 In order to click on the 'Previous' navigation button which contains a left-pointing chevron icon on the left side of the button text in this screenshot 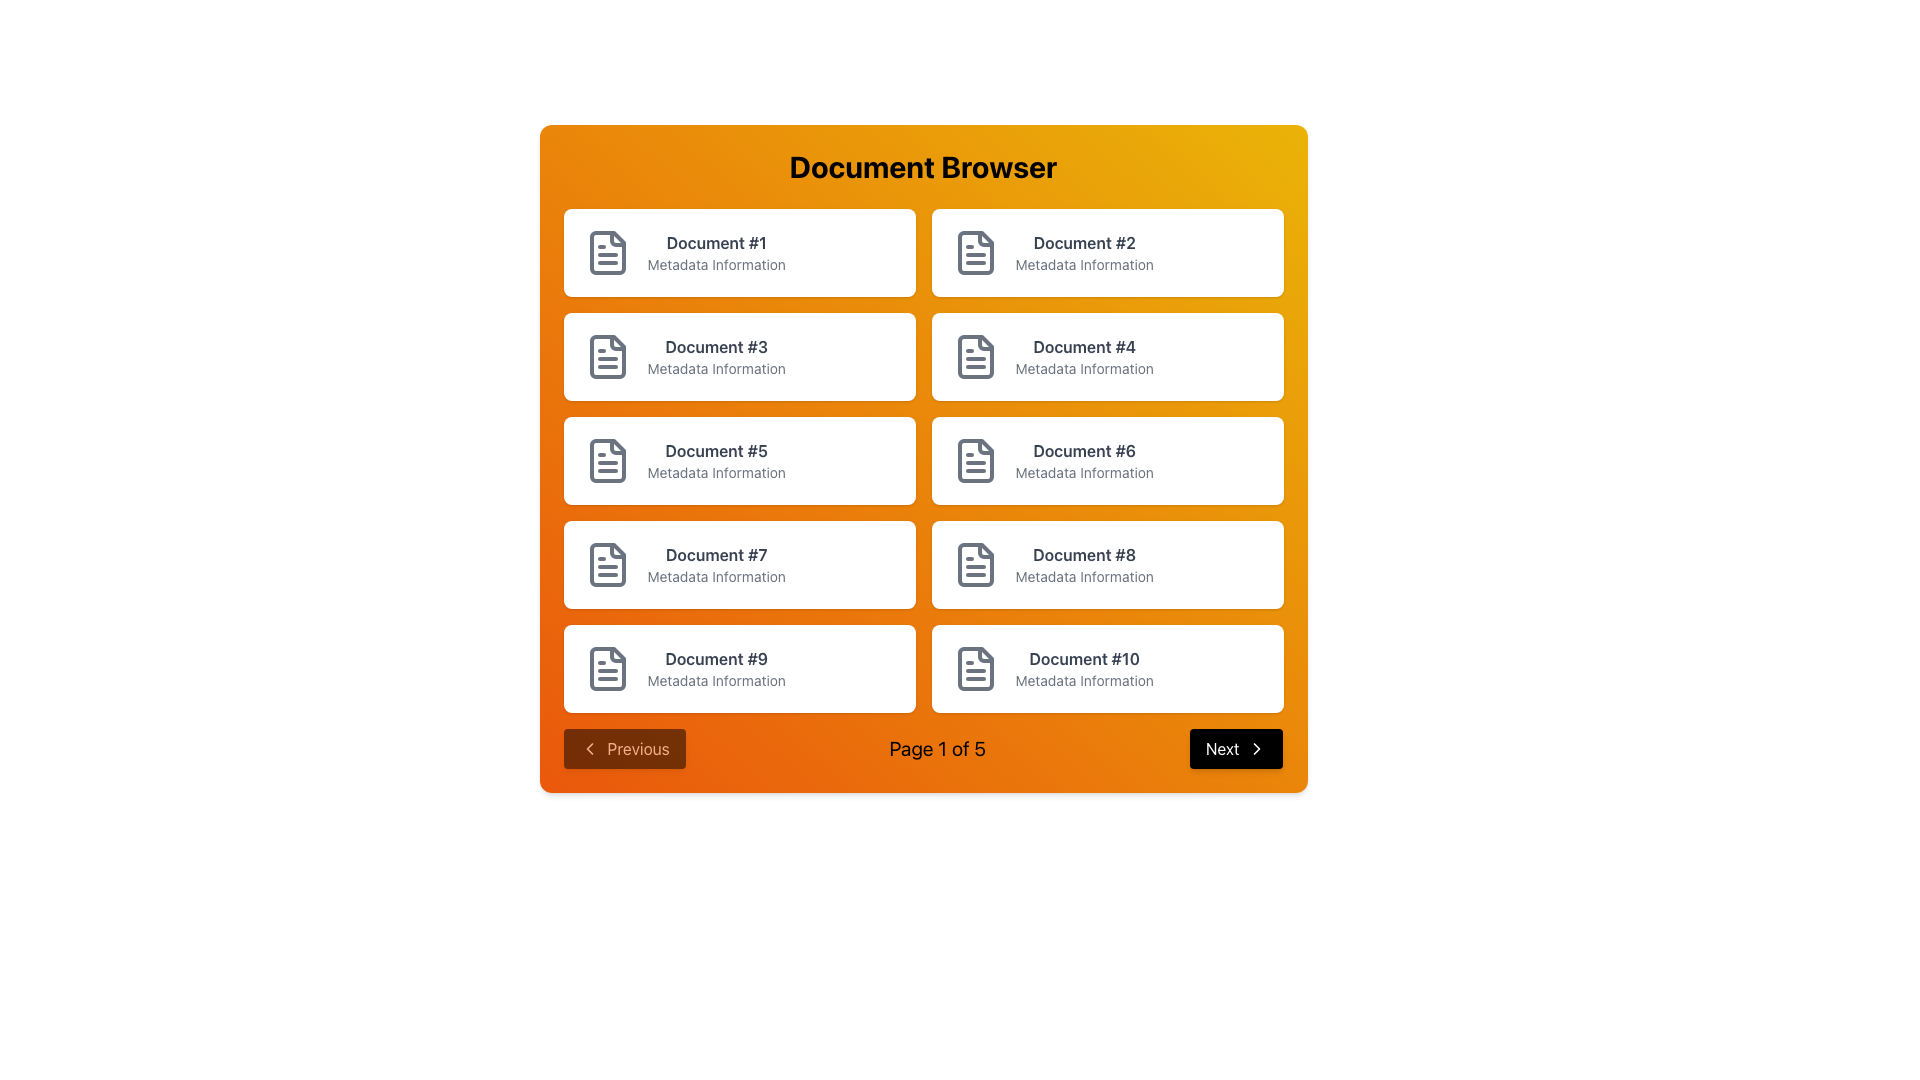, I will do `click(588, 748)`.